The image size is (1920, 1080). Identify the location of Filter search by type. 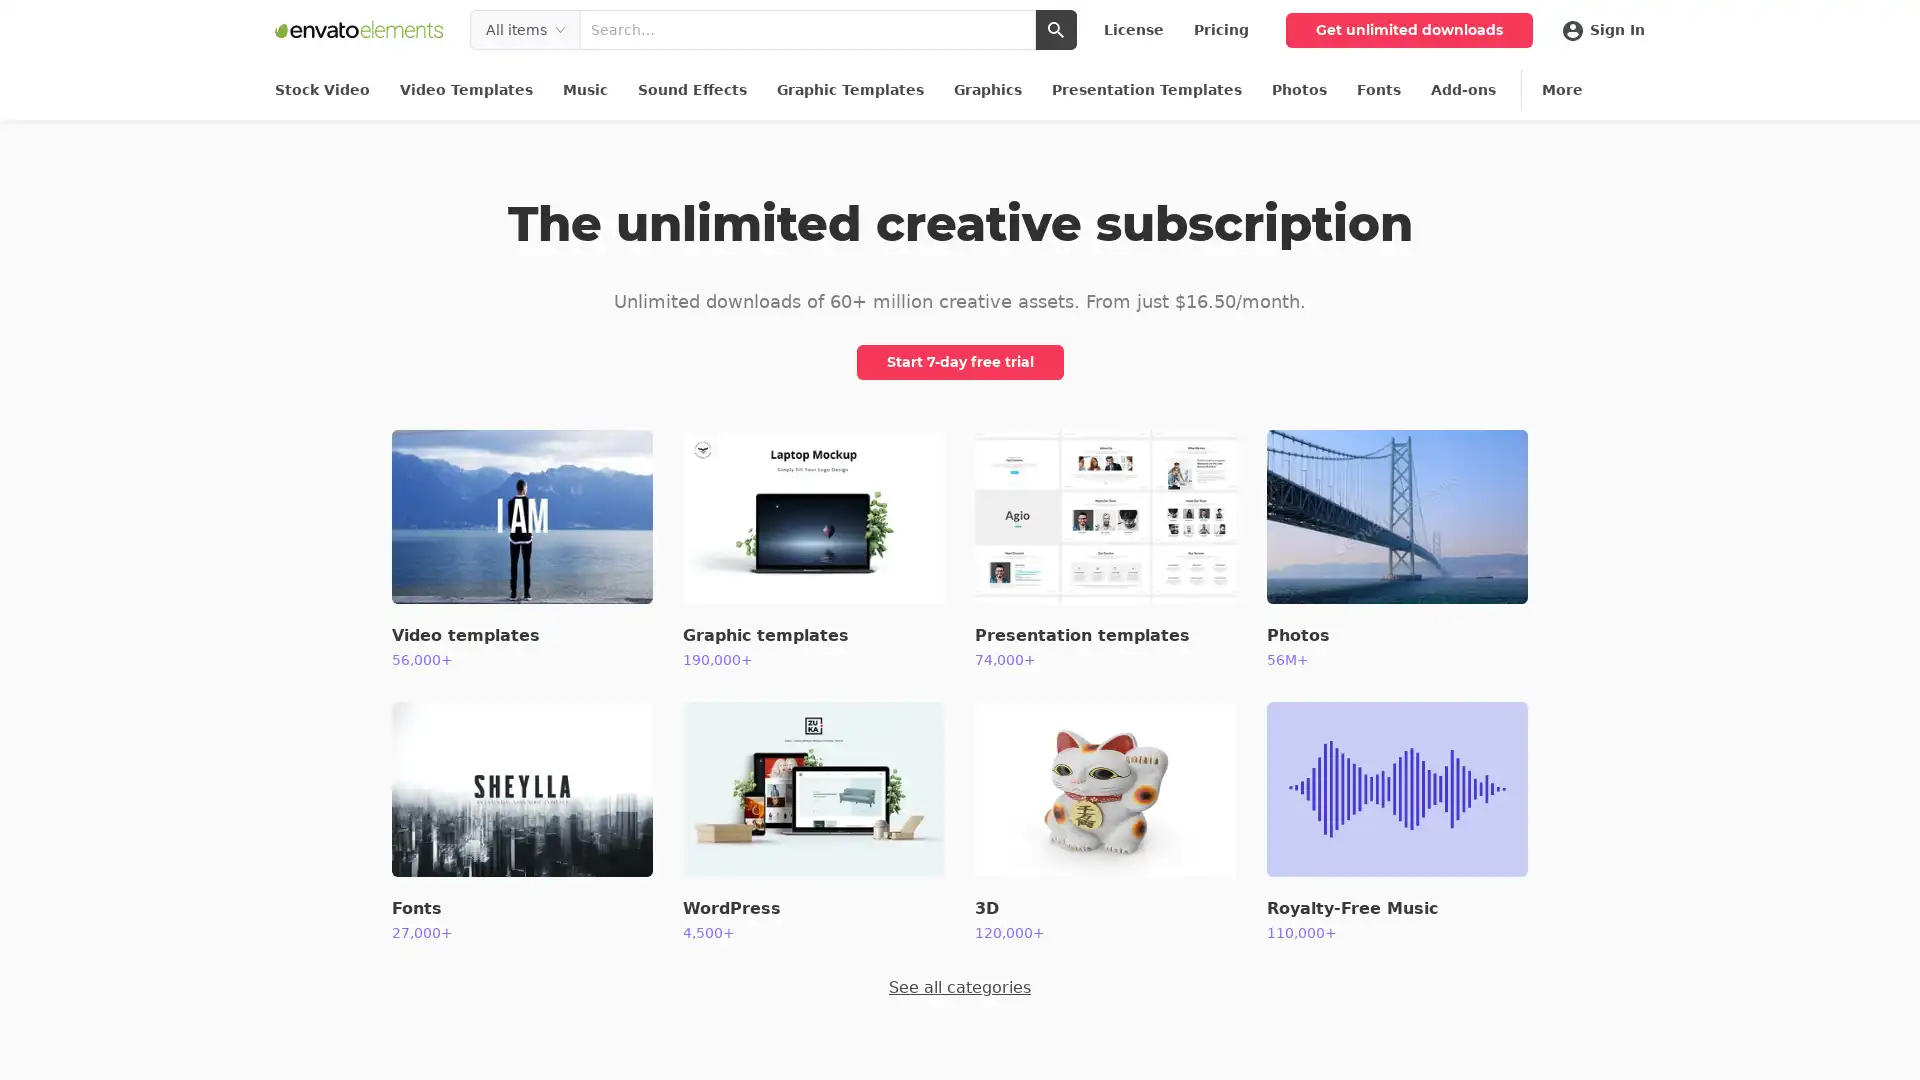
(524, 30).